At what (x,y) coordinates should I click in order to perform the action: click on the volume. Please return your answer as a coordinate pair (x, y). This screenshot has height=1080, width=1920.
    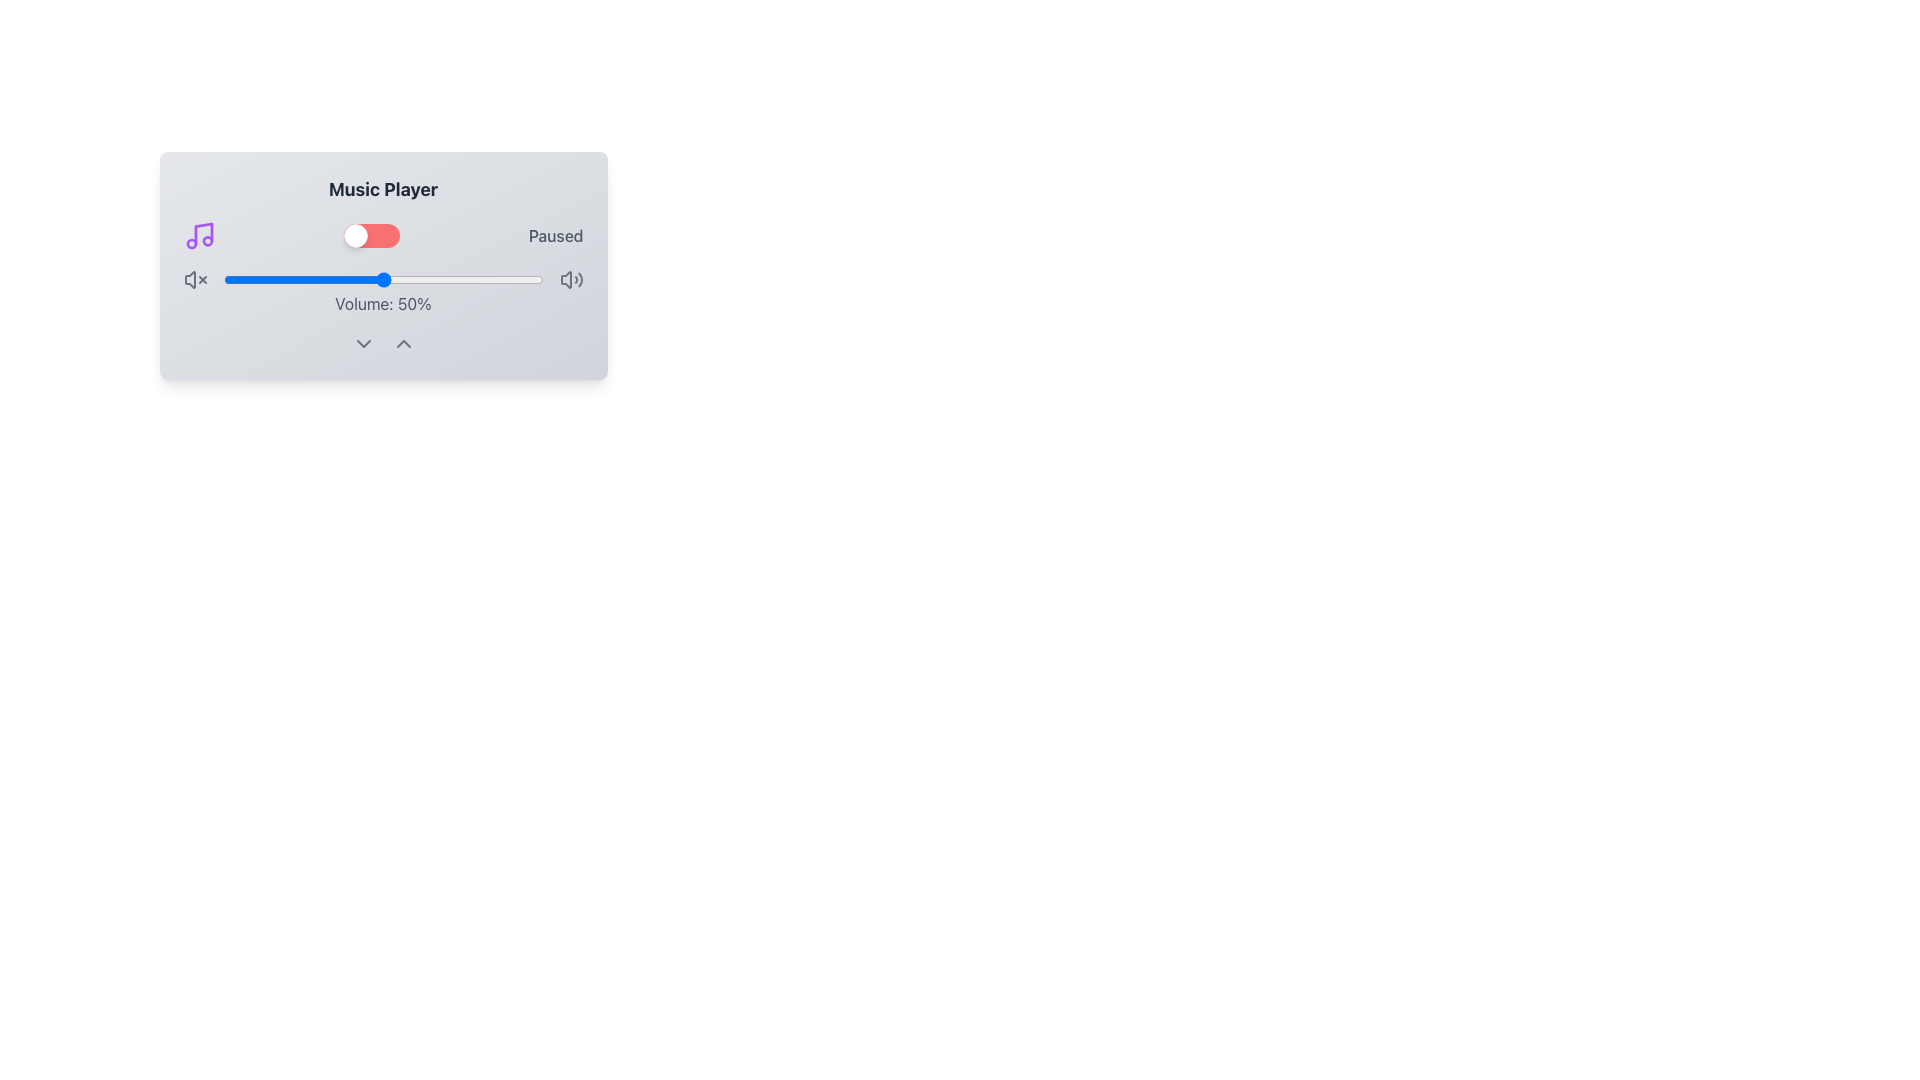
    Looking at the image, I should click on (322, 280).